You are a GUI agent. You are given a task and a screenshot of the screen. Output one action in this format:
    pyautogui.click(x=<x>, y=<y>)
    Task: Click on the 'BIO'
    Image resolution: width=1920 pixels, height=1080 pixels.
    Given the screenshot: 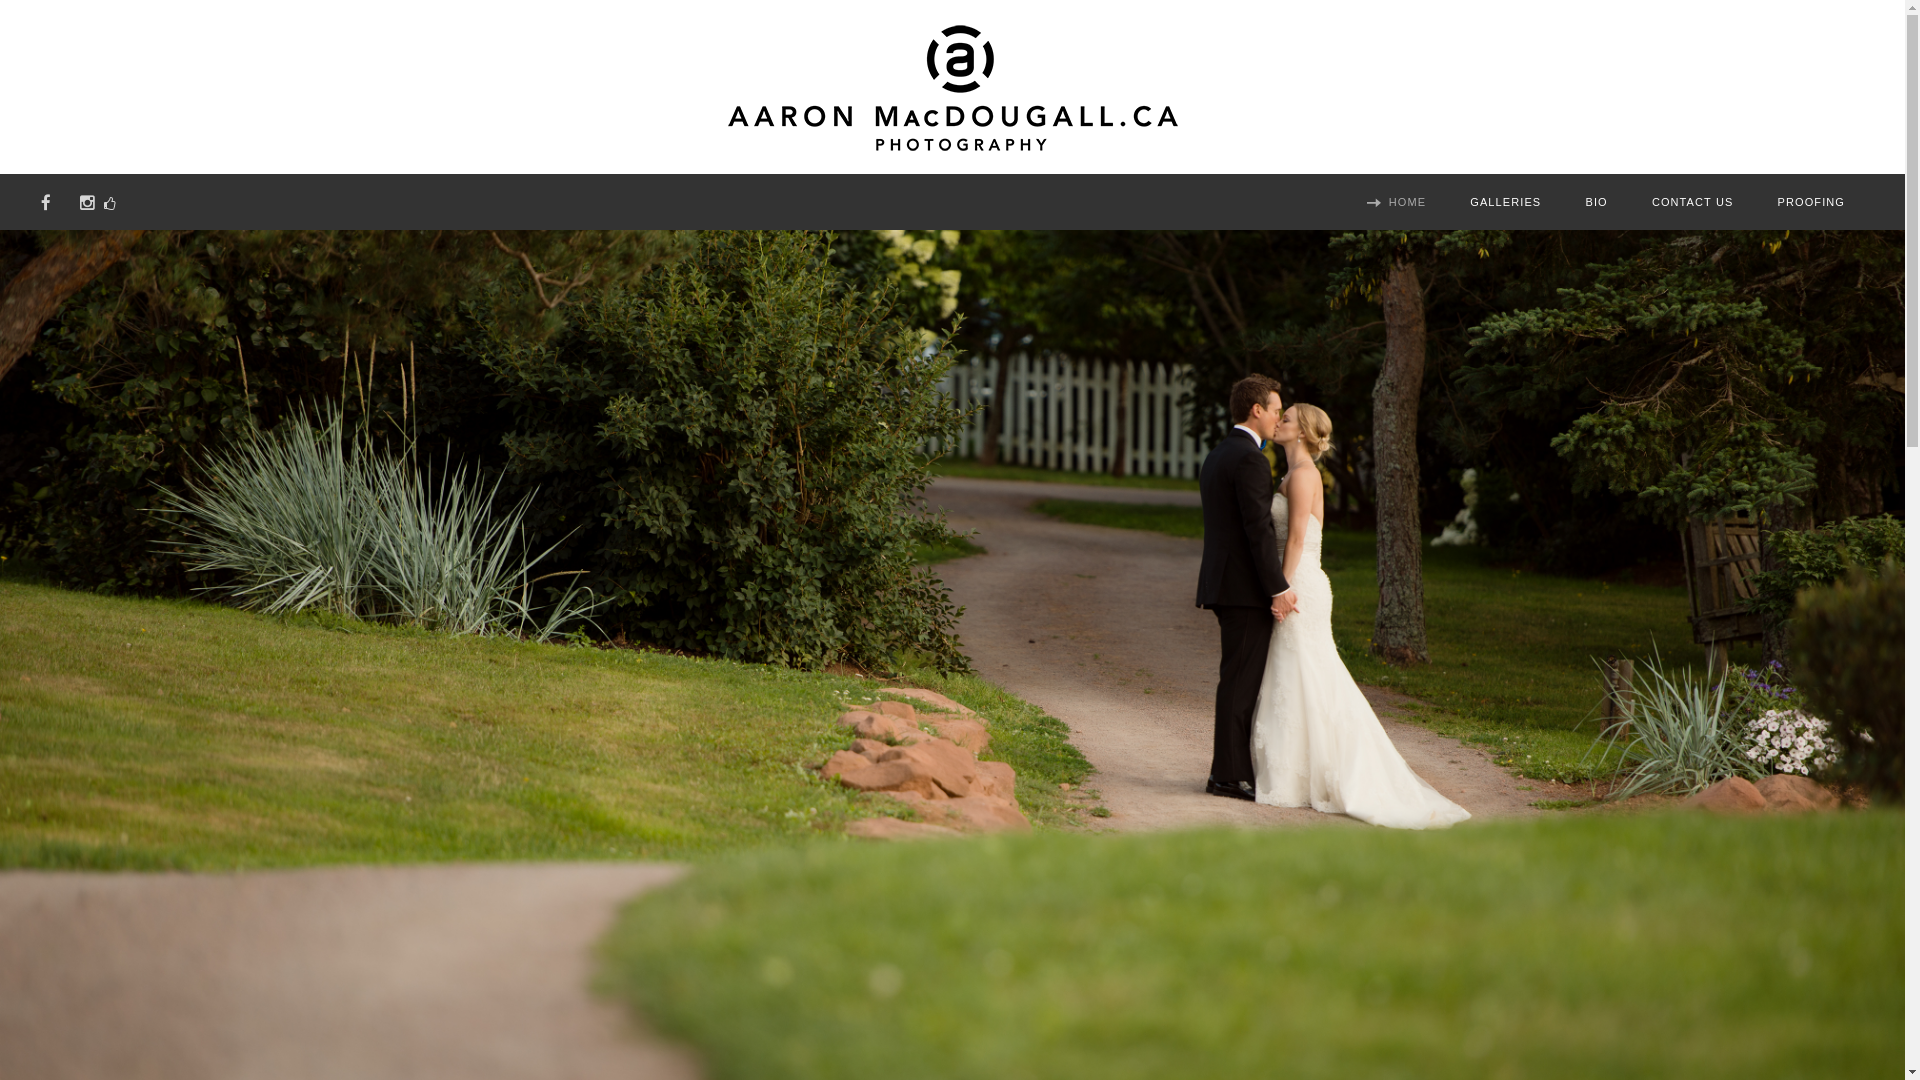 What is the action you would take?
    pyautogui.click(x=1563, y=204)
    